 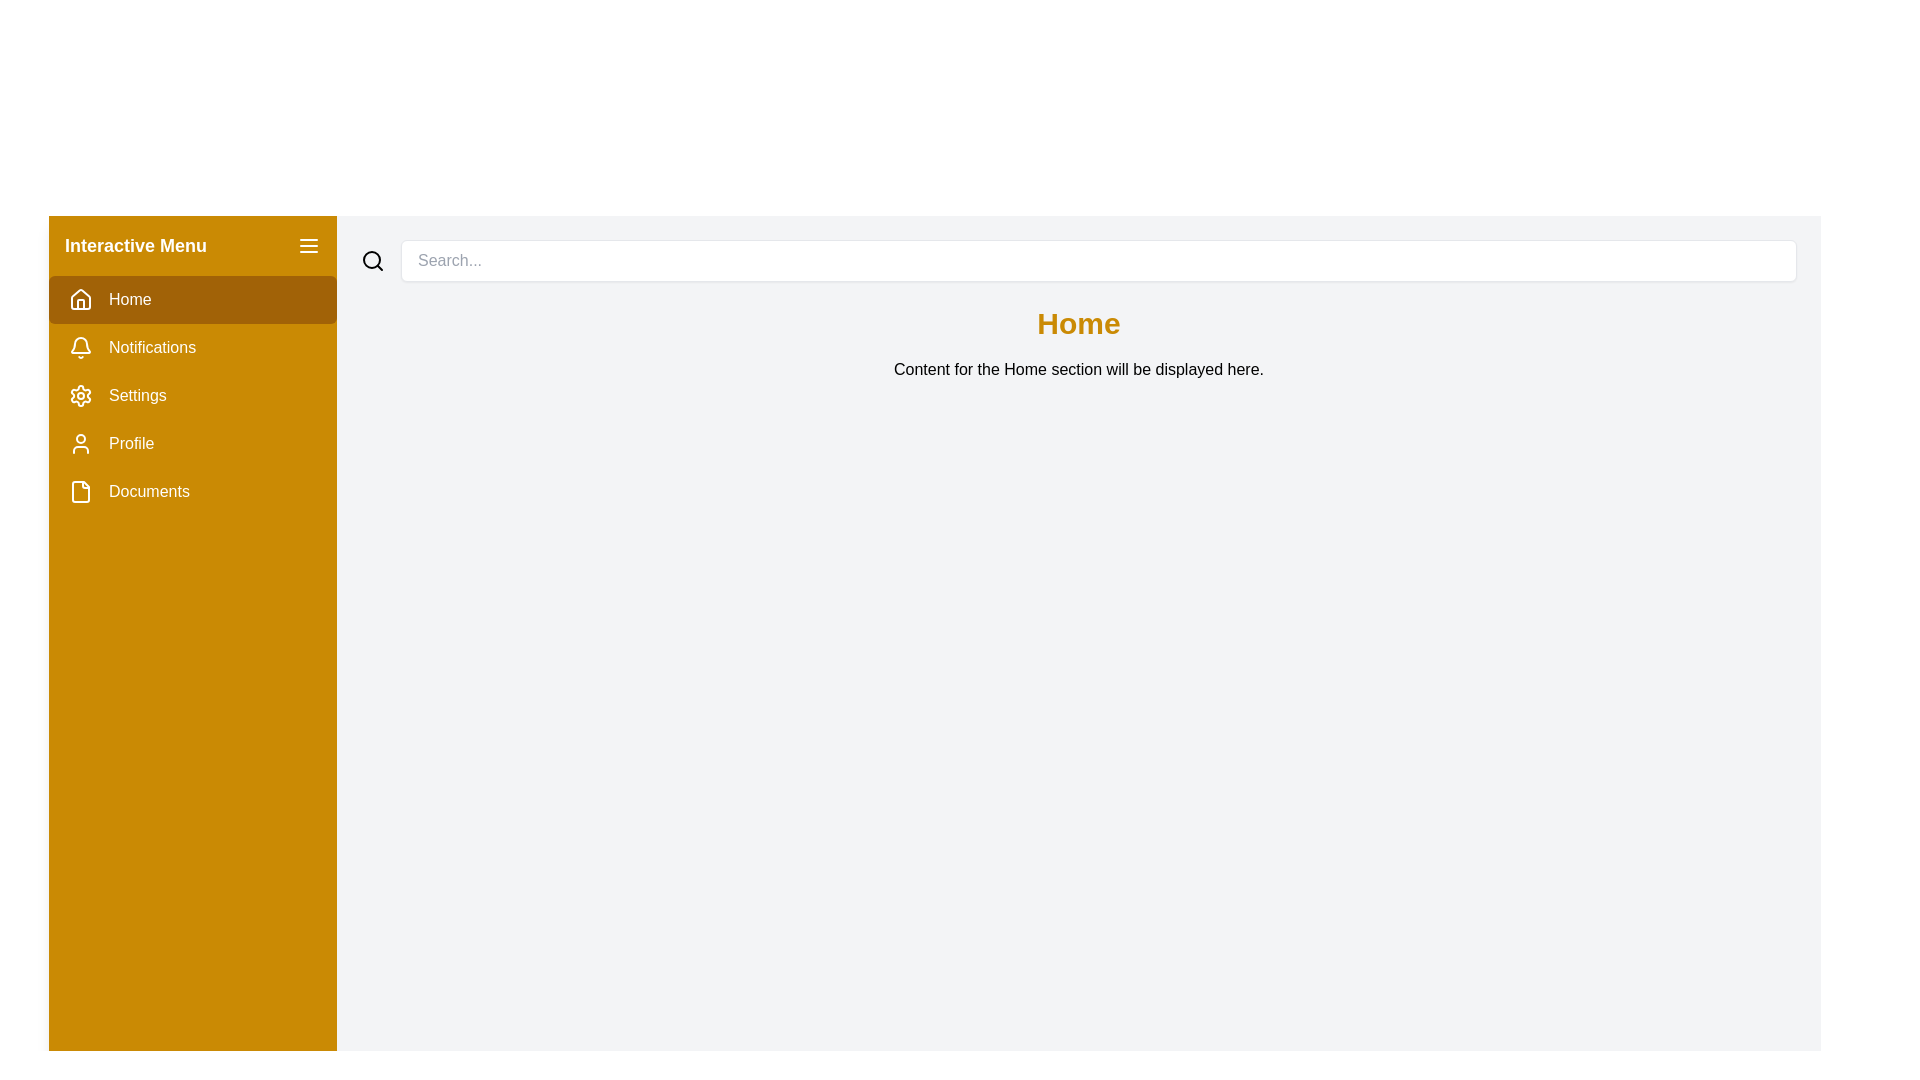 I want to click on the Text Label that indicates the purpose of the side menu, located at the top-left section of the interface, so click(x=134, y=245).